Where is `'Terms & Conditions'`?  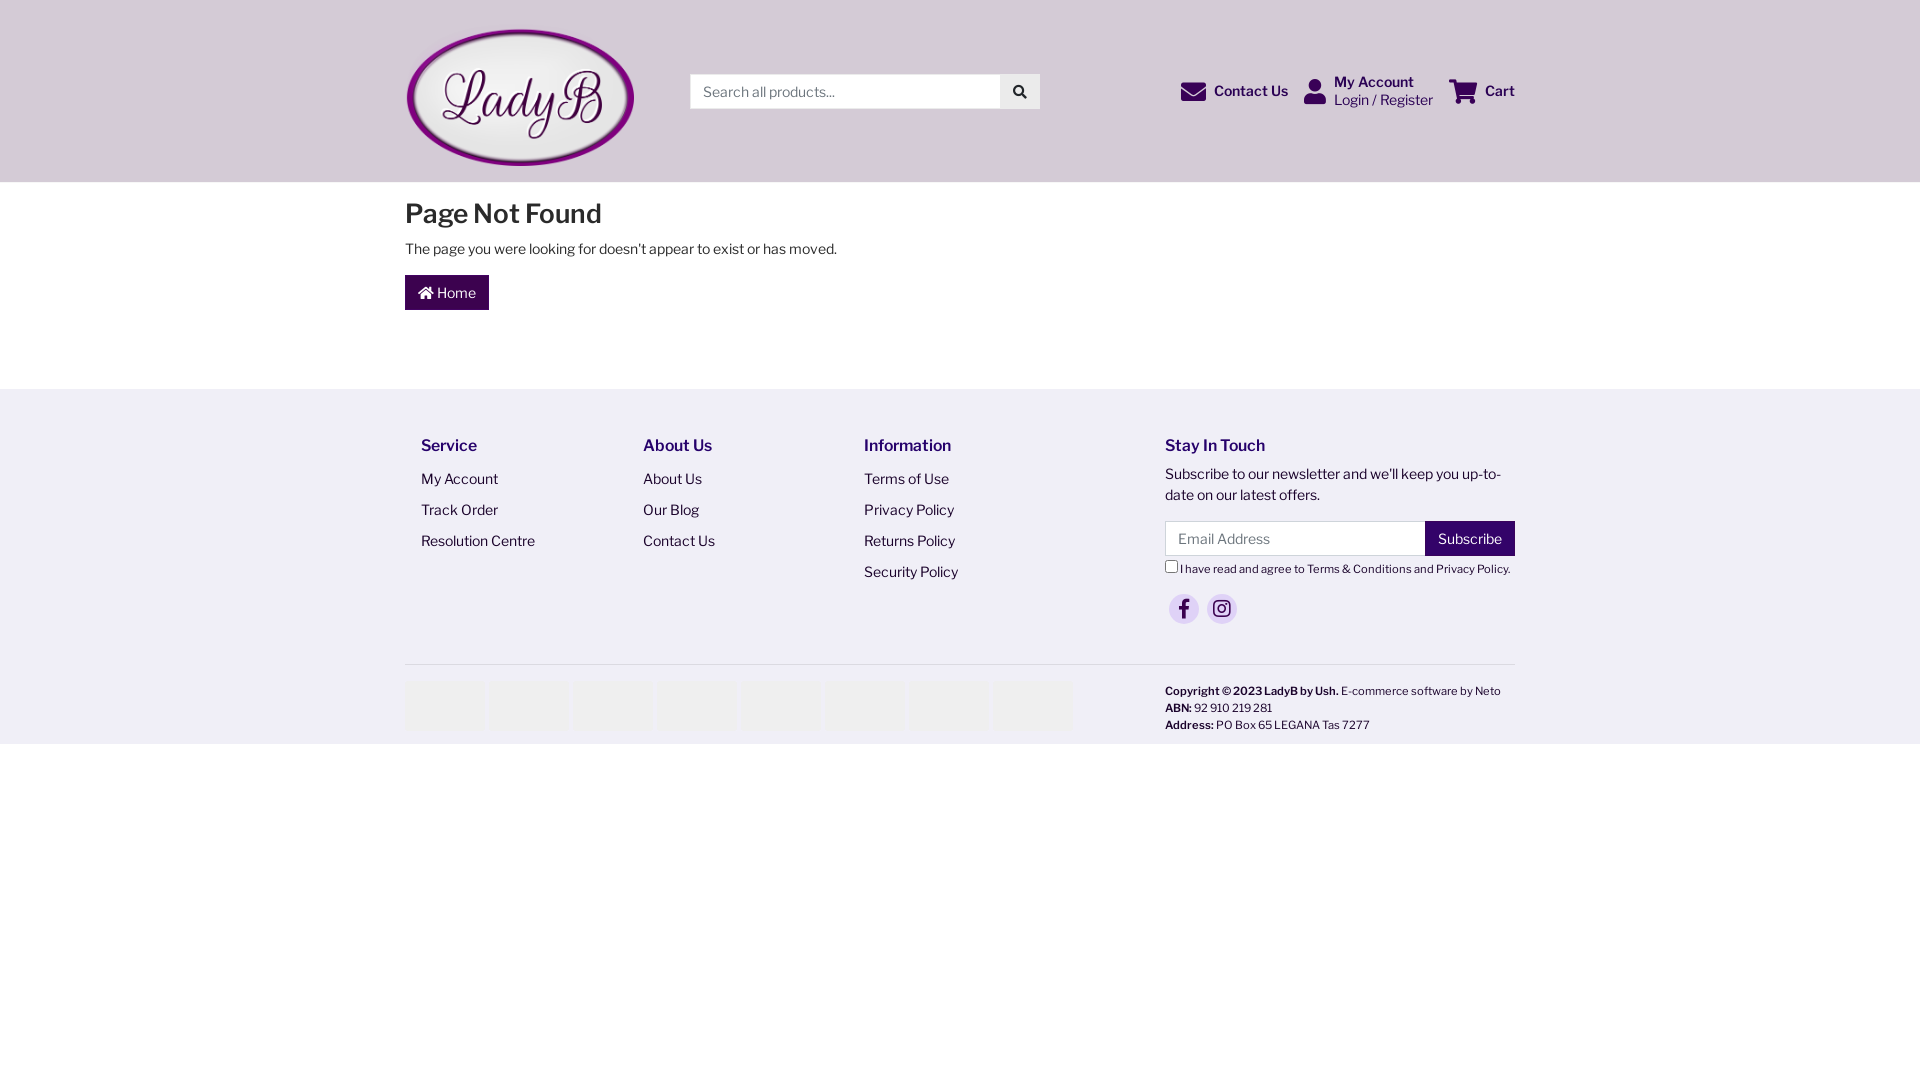 'Terms & Conditions' is located at coordinates (1359, 569).